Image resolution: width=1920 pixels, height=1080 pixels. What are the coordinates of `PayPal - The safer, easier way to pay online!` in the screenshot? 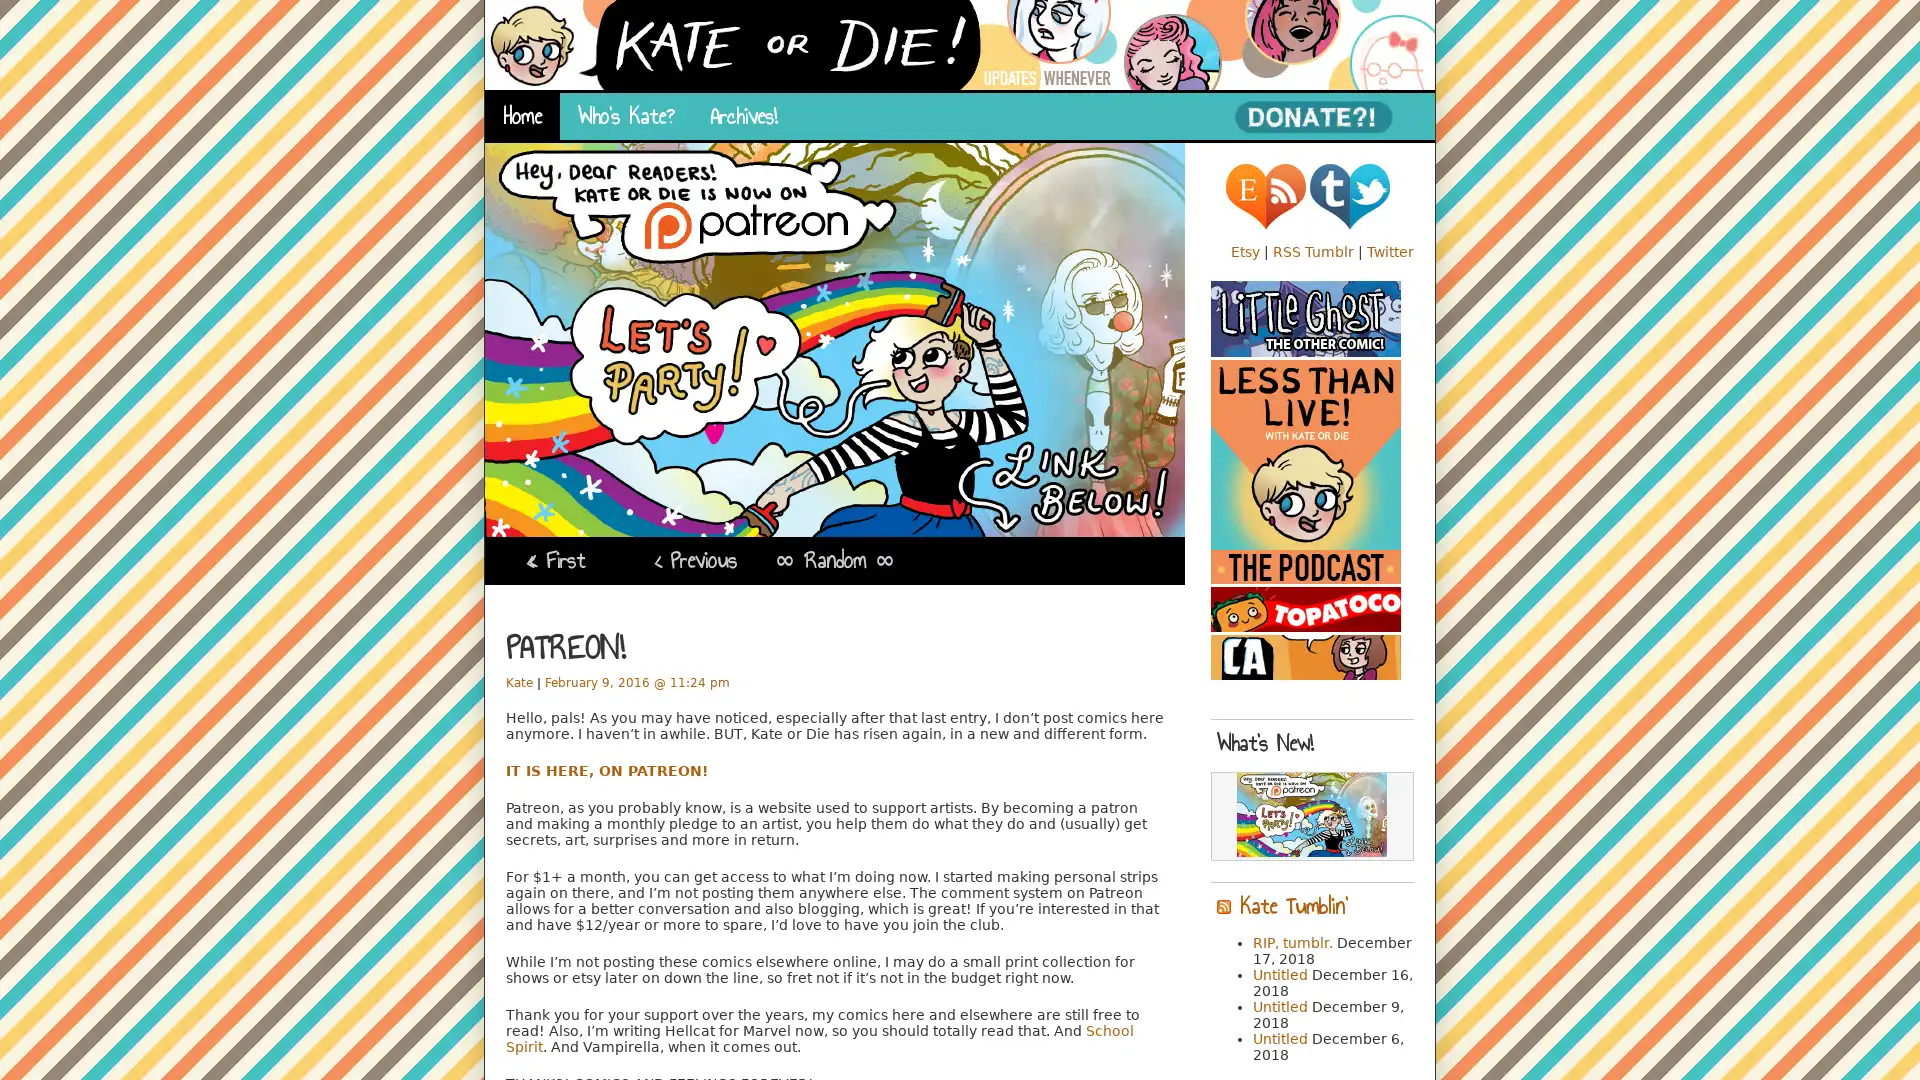 It's located at (1312, 117).